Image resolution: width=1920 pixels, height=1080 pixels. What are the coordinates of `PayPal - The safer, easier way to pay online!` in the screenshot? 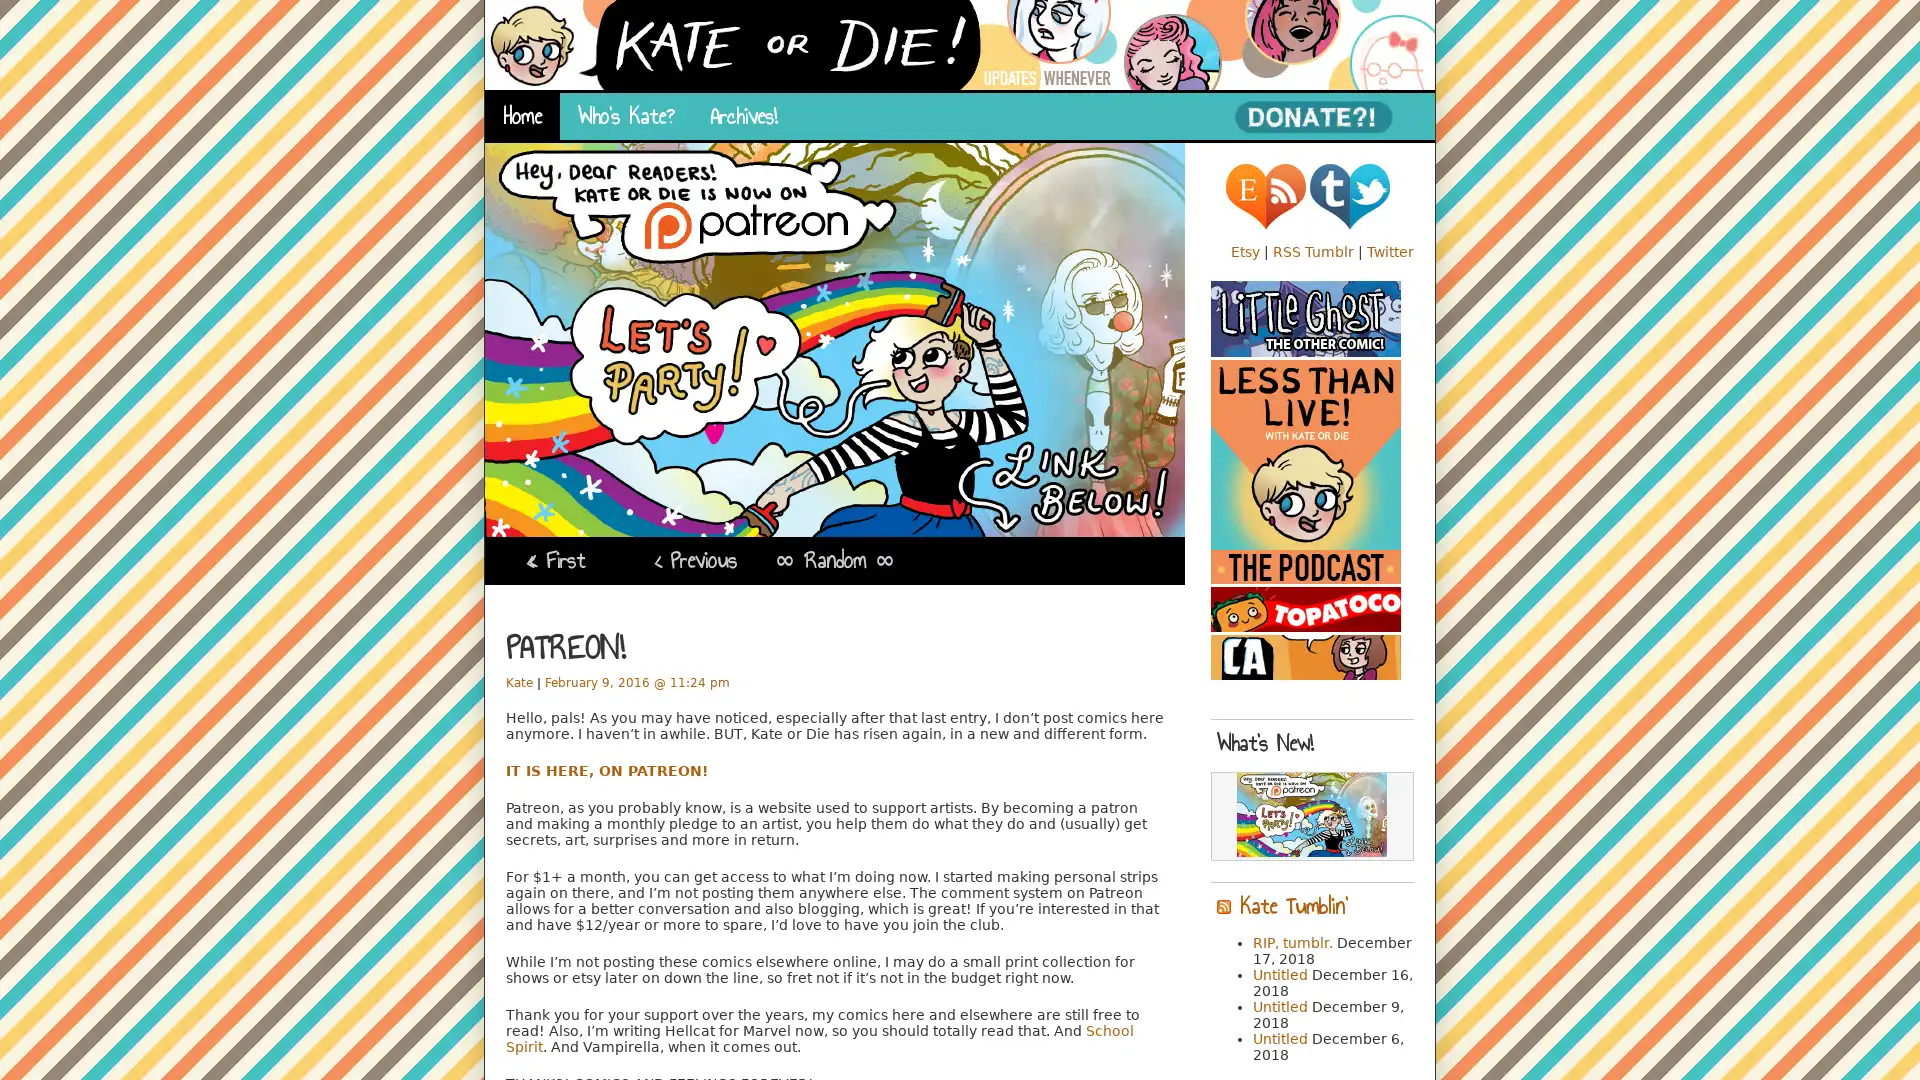 It's located at (1312, 117).